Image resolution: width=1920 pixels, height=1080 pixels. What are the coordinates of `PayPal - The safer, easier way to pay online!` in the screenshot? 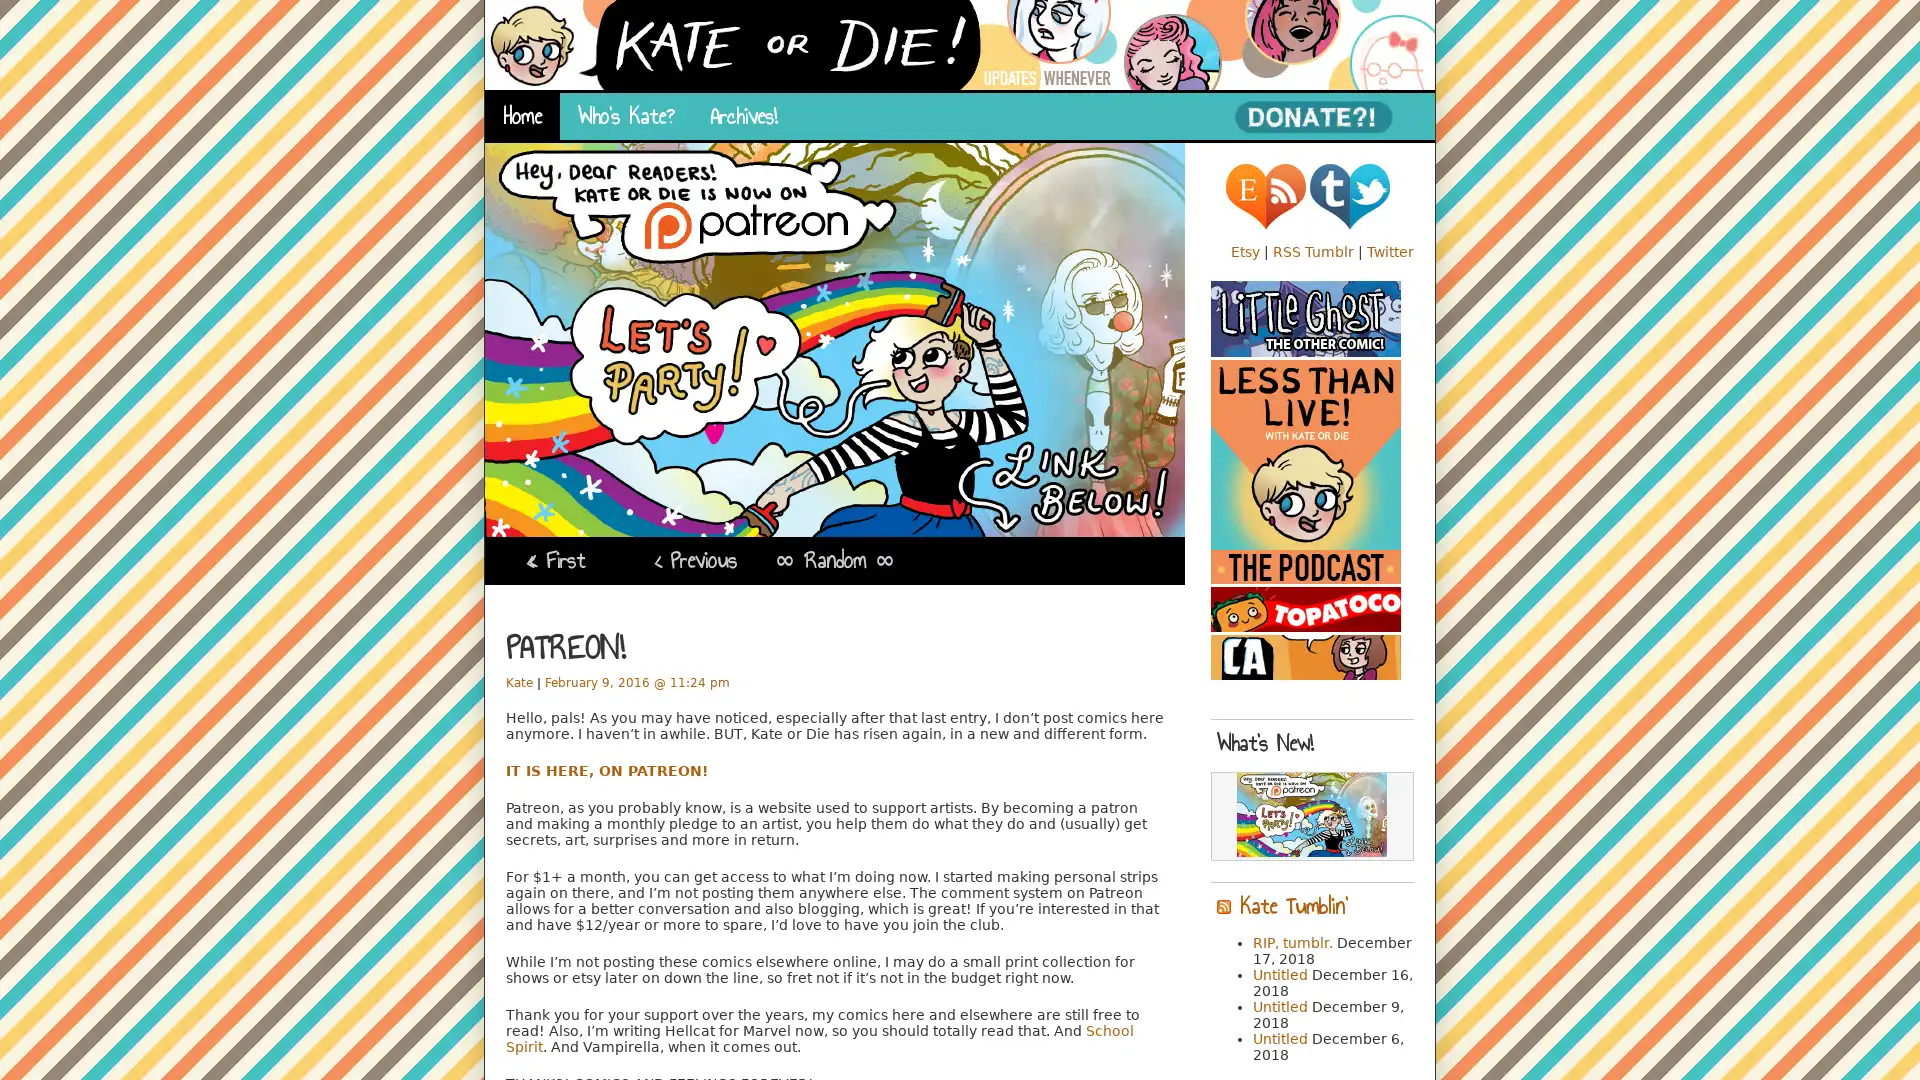 It's located at (1312, 117).